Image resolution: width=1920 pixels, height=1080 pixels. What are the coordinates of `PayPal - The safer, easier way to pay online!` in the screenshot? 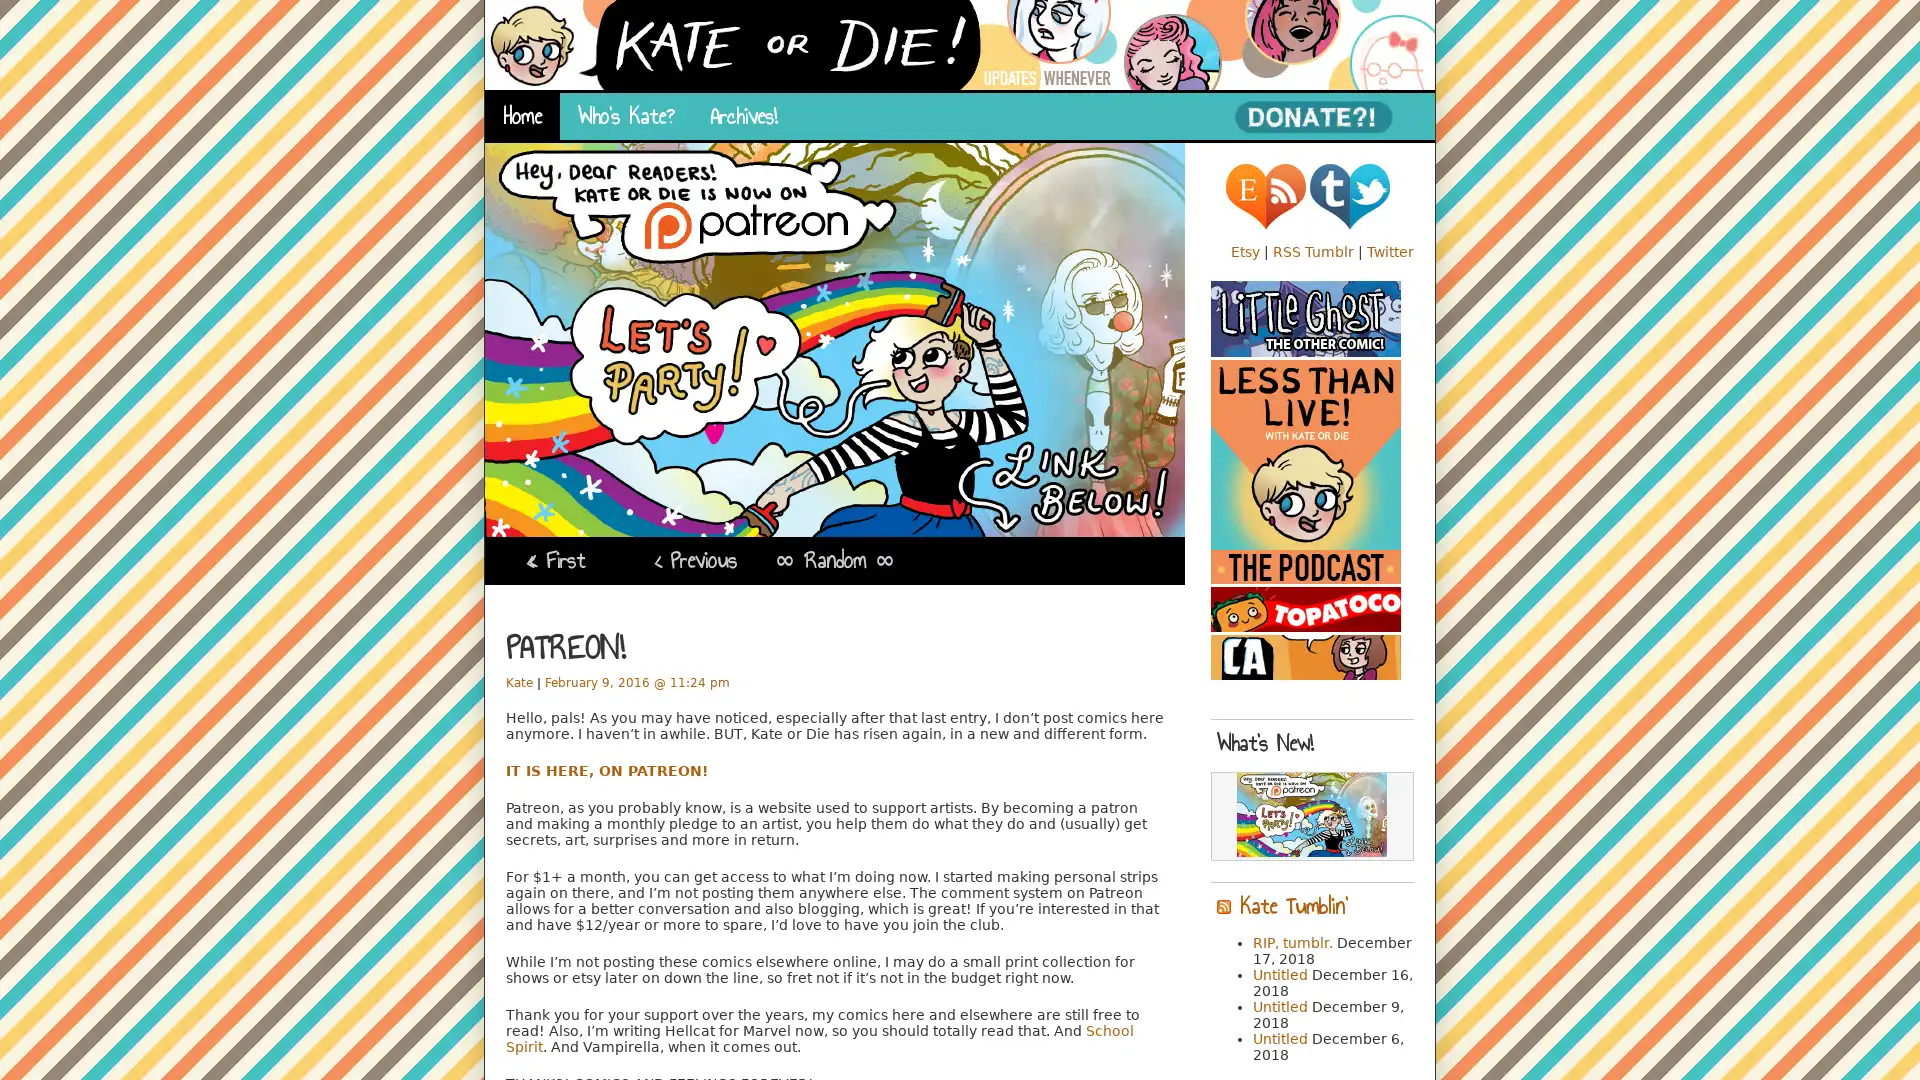 It's located at (1312, 117).